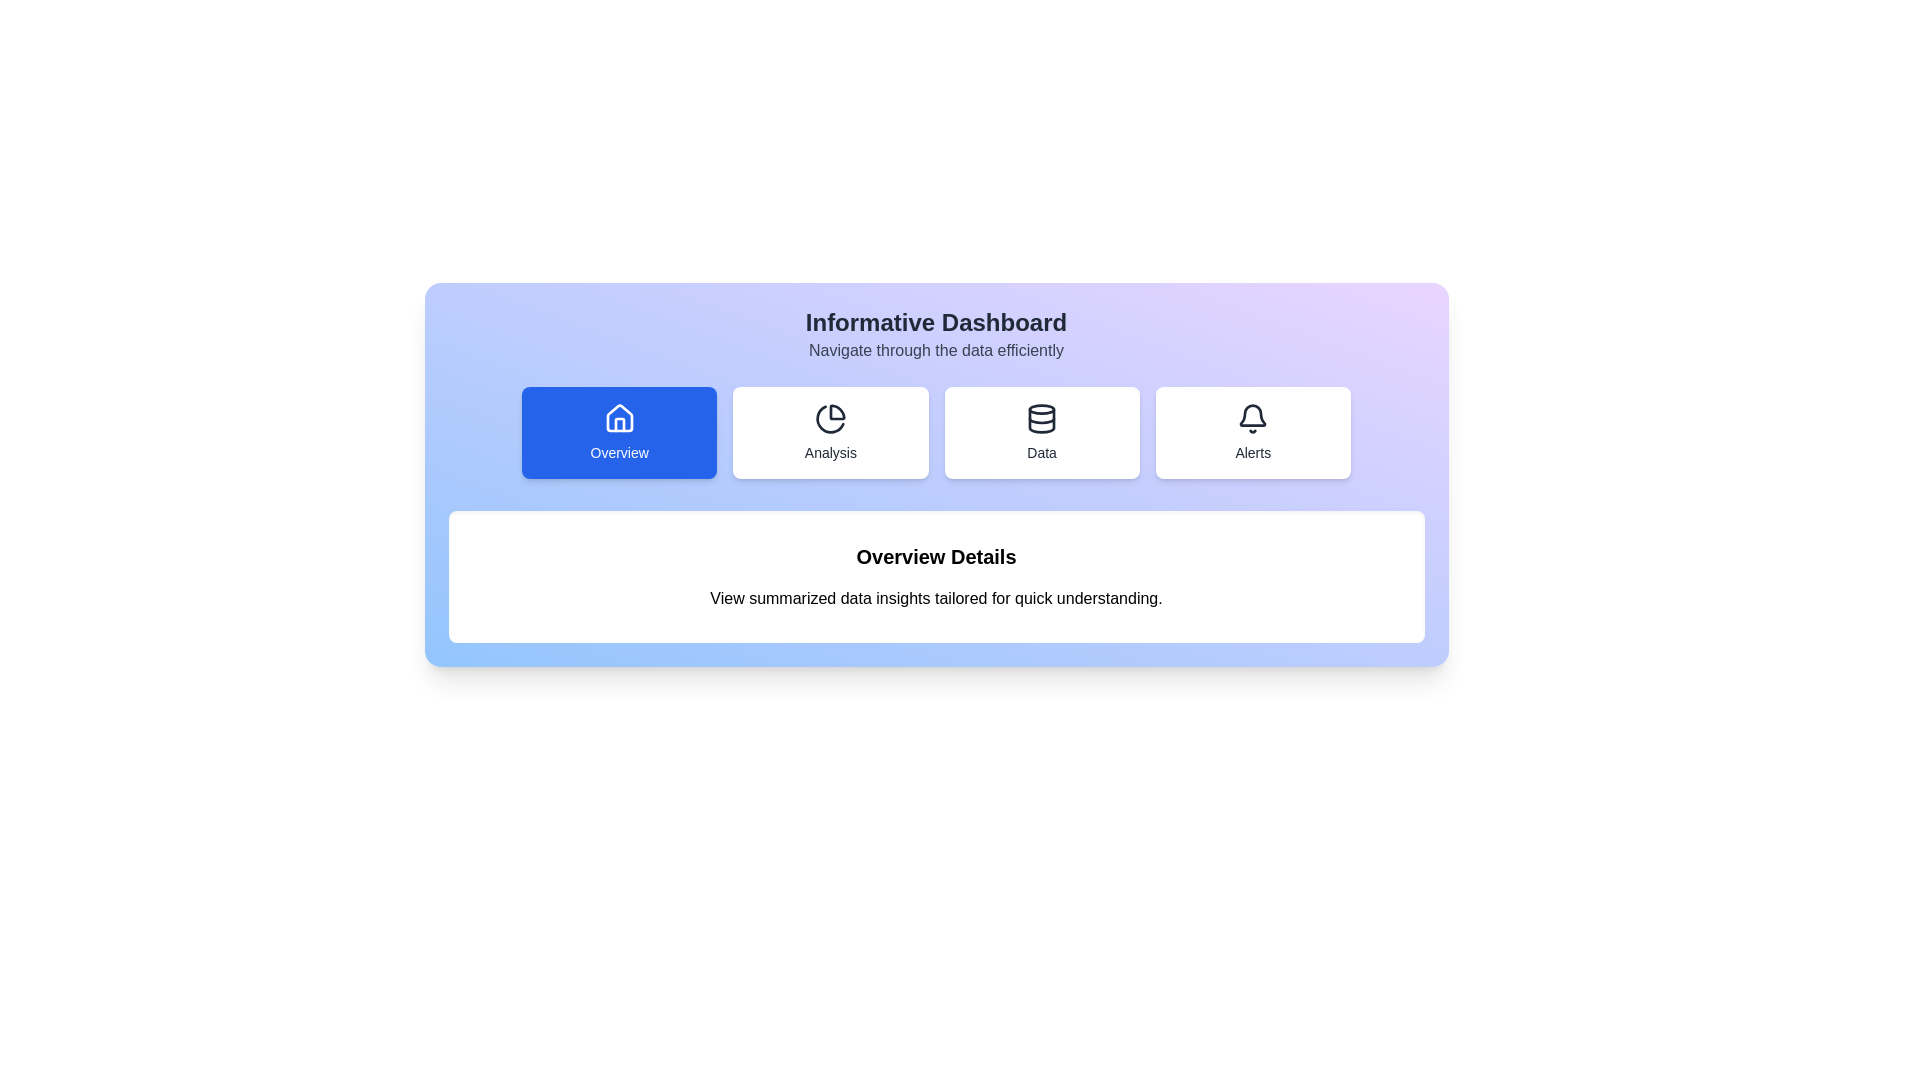  What do you see at coordinates (1252, 452) in the screenshot?
I see `the 'Alerts' text label, which is styled with a smaller font size in dark color on a white background and located below a bell icon in the fourth card of navigation options` at bounding box center [1252, 452].